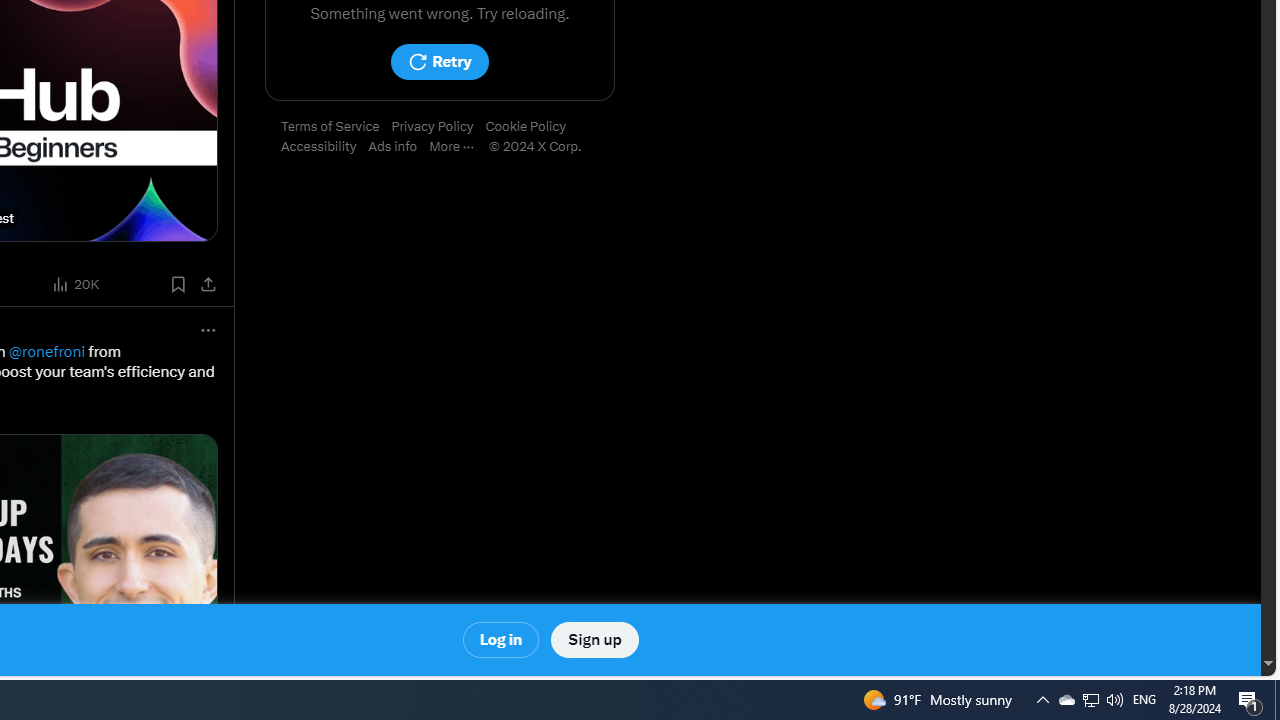 This screenshot has width=1280, height=720. What do you see at coordinates (531, 127) in the screenshot?
I see `'Cookie Policy'` at bounding box center [531, 127].